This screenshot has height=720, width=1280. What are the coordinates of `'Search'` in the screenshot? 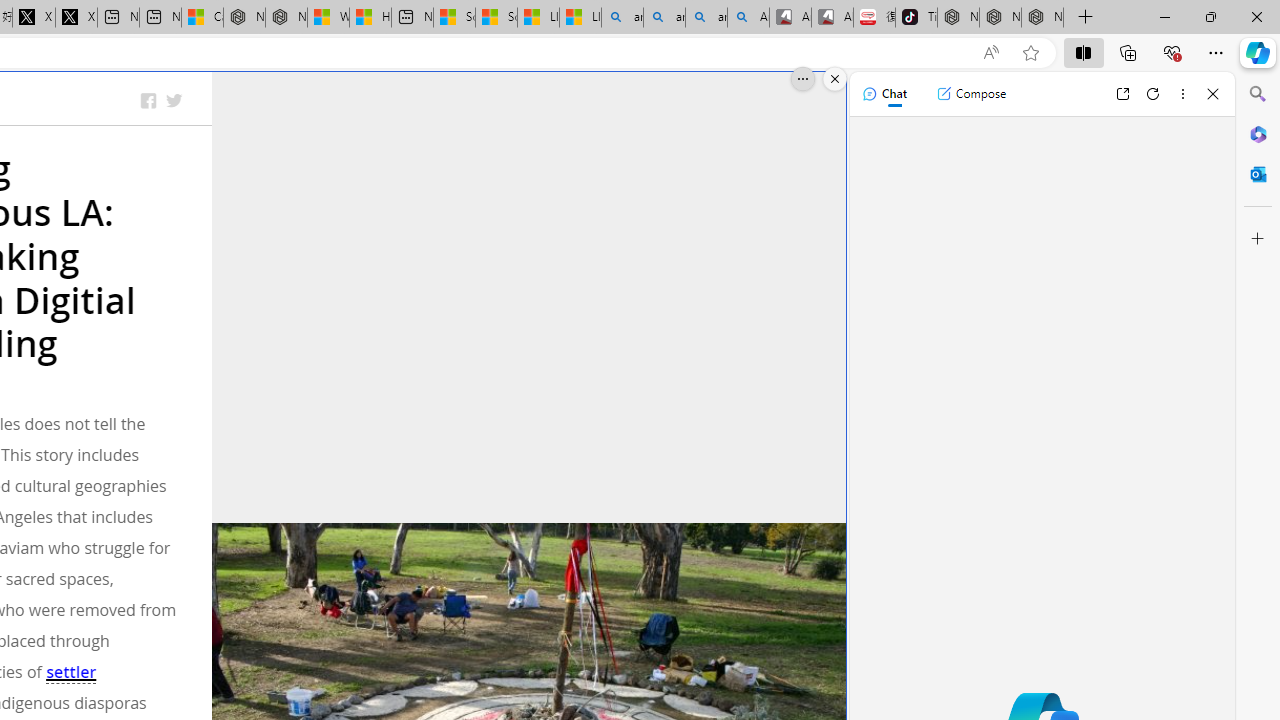 It's located at (1257, 94).